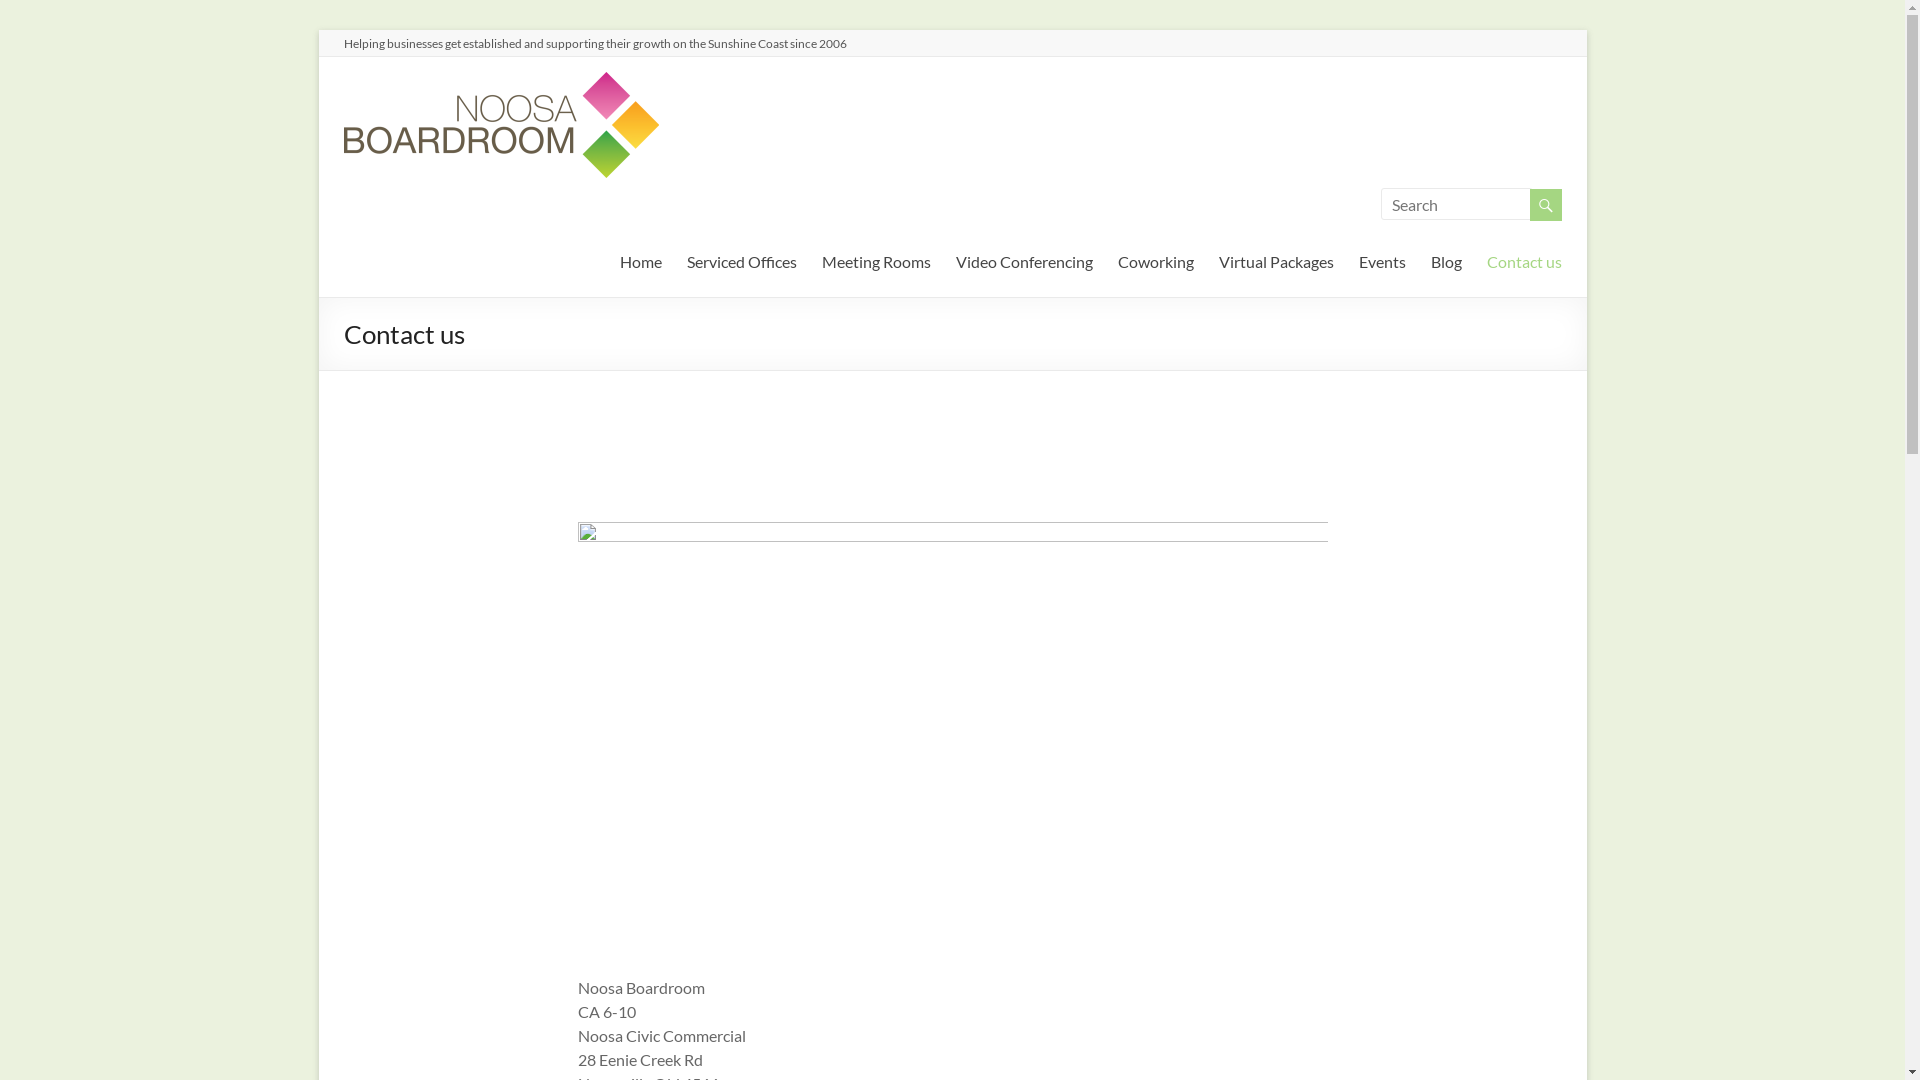 Image resolution: width=1920 pixels, height=1080 pixels. What do you see at coordinates (822, 100) in the screenshot?
I see `'Noosa Boardroom'` at bounding box center [822, 100].